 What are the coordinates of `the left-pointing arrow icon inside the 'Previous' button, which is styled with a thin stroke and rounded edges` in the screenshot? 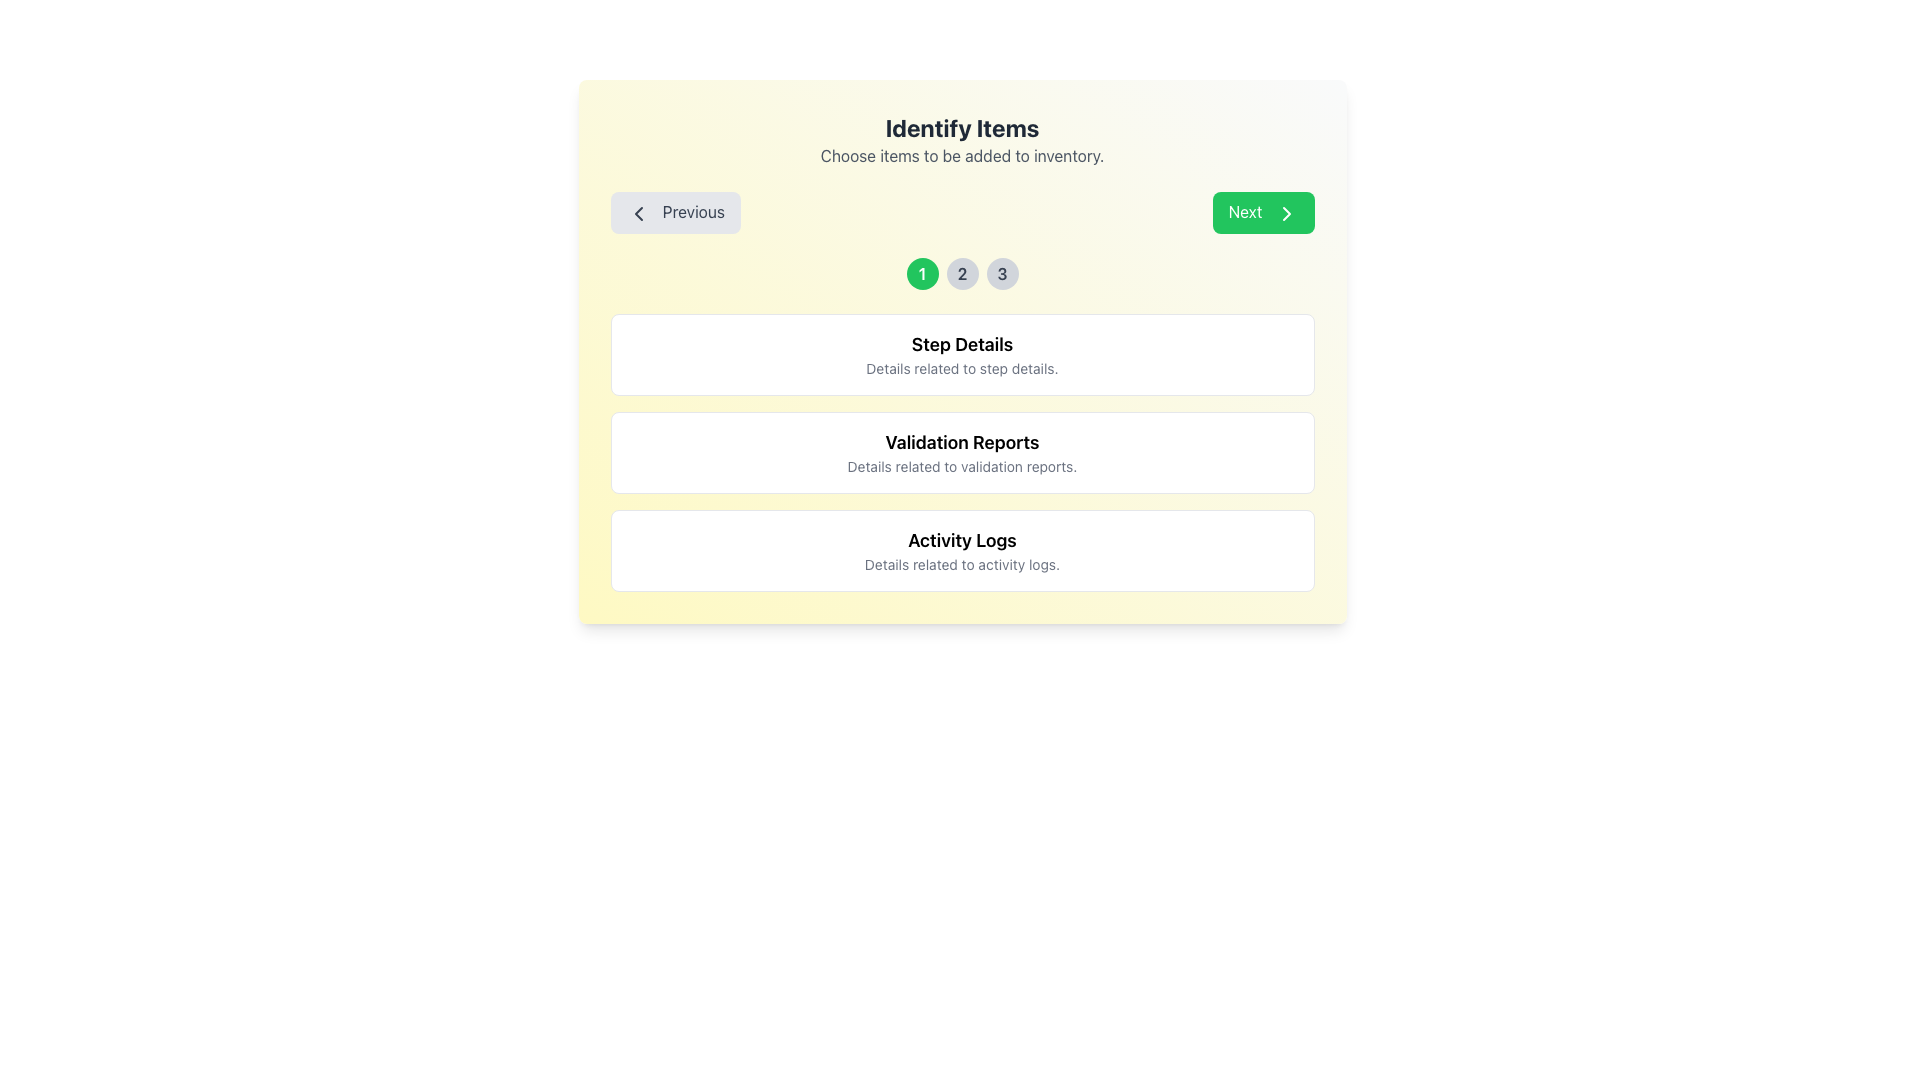 It's located at (637, 213).